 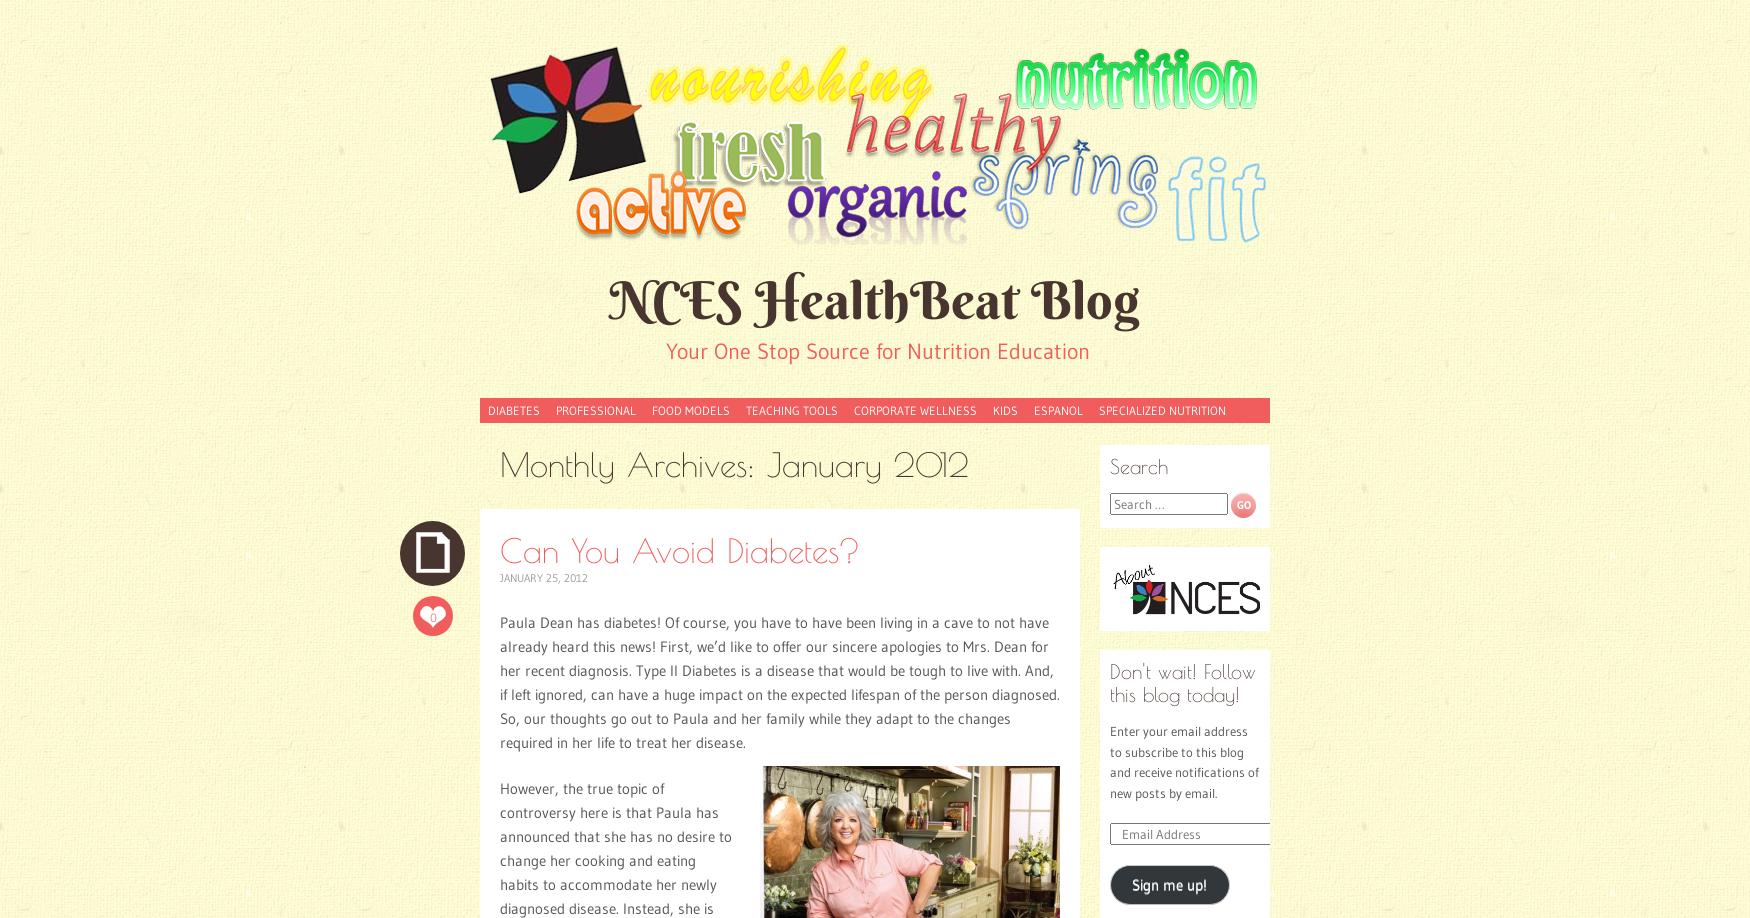 What do you see at coordinates (431, 617) in the screenshot?
I see `'0'` at bounding box center [431, 617].